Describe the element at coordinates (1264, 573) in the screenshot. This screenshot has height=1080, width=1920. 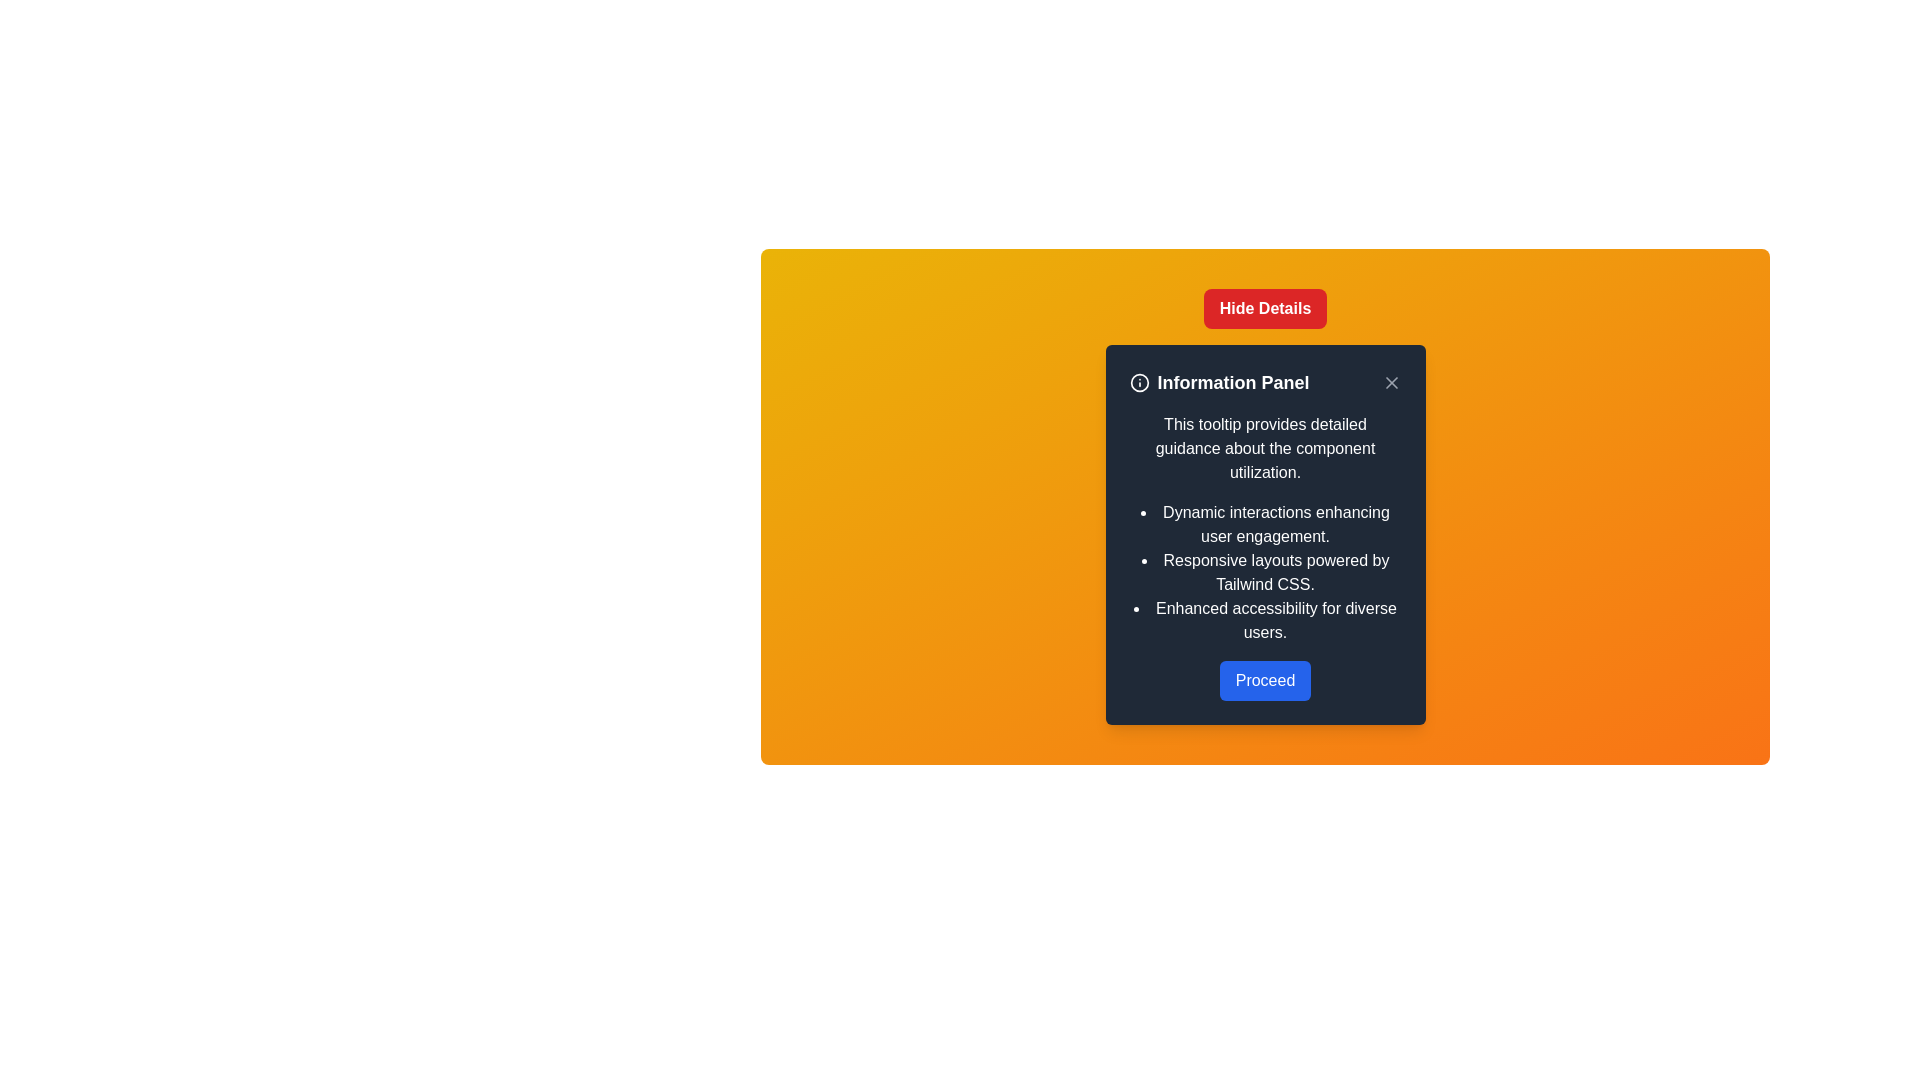
I see `text content describing 'Responsive layouts powered by Tailwind CSS.' from the second item in the bulleted list within the information panel` at that location.